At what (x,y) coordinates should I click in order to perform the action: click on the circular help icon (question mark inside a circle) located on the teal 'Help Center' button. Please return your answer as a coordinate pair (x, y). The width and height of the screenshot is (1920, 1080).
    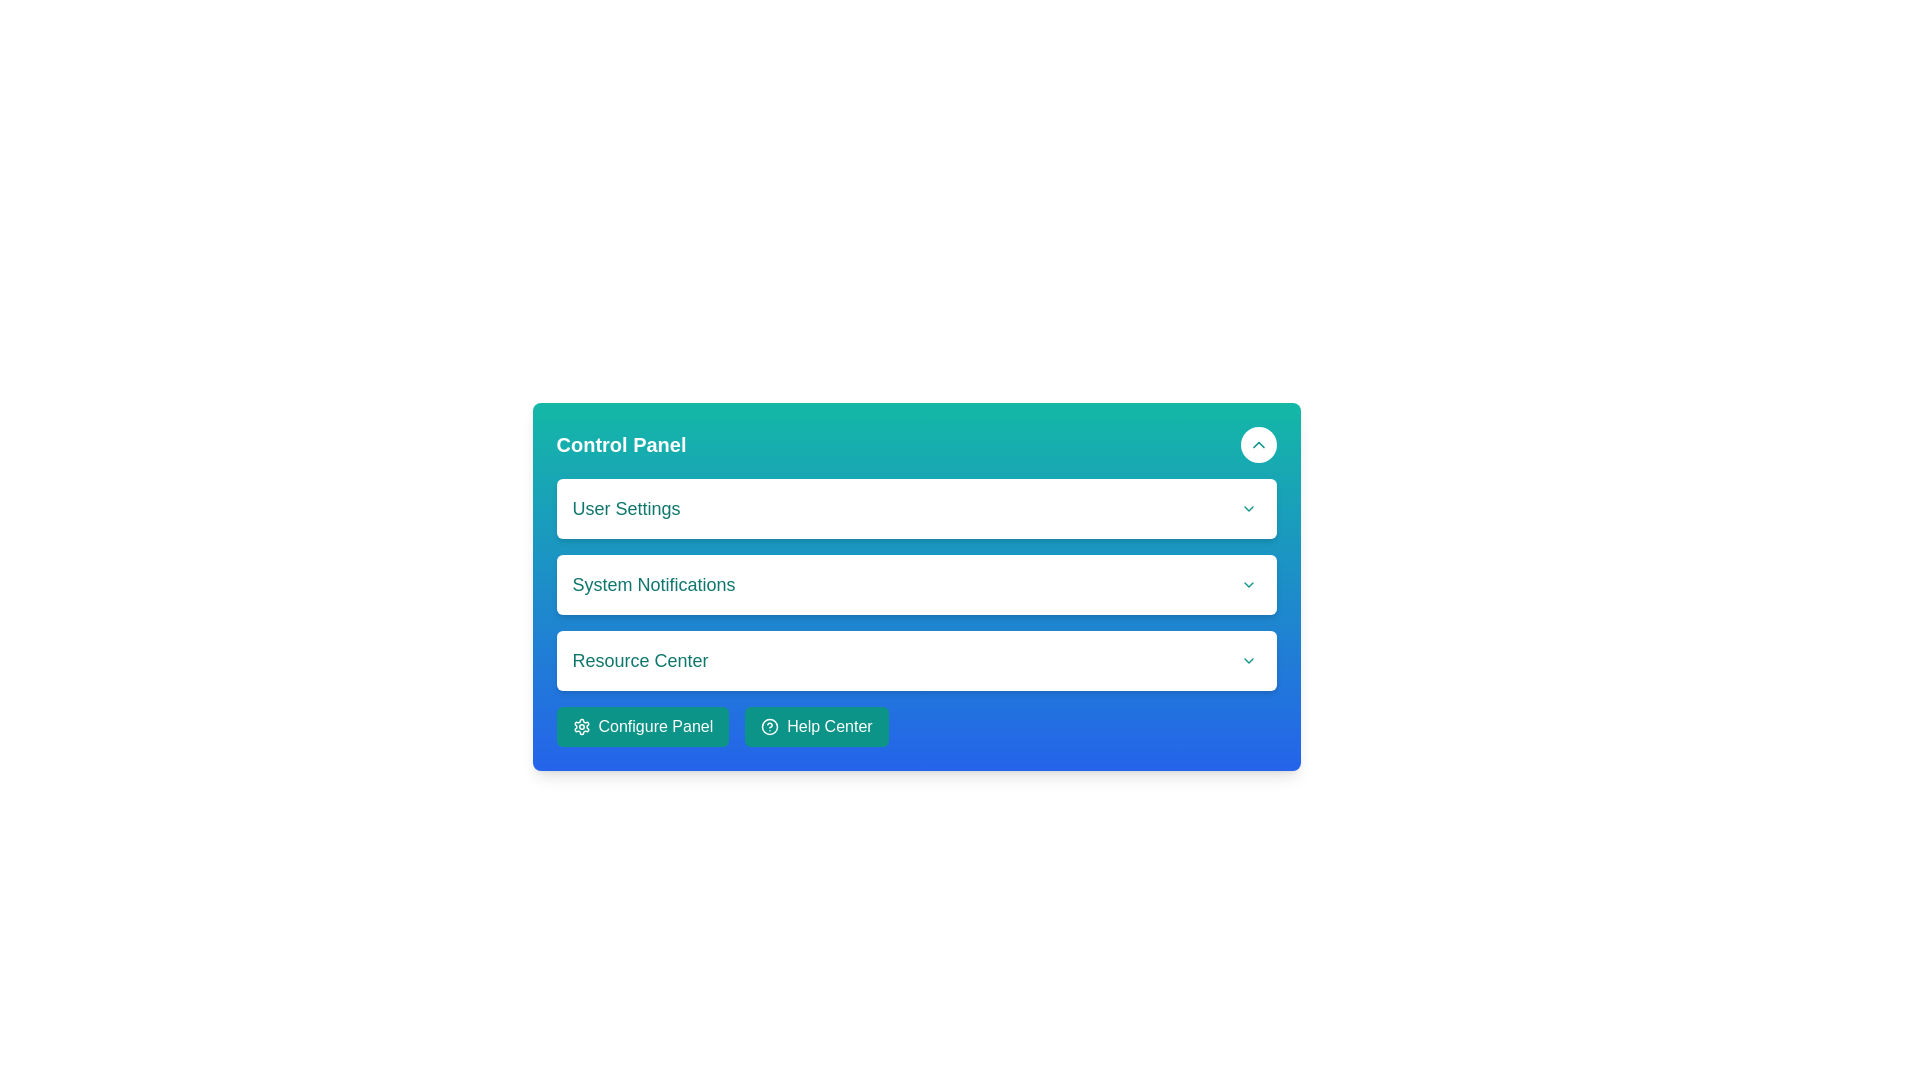
    Looking at the image, I should click on (769, 726).